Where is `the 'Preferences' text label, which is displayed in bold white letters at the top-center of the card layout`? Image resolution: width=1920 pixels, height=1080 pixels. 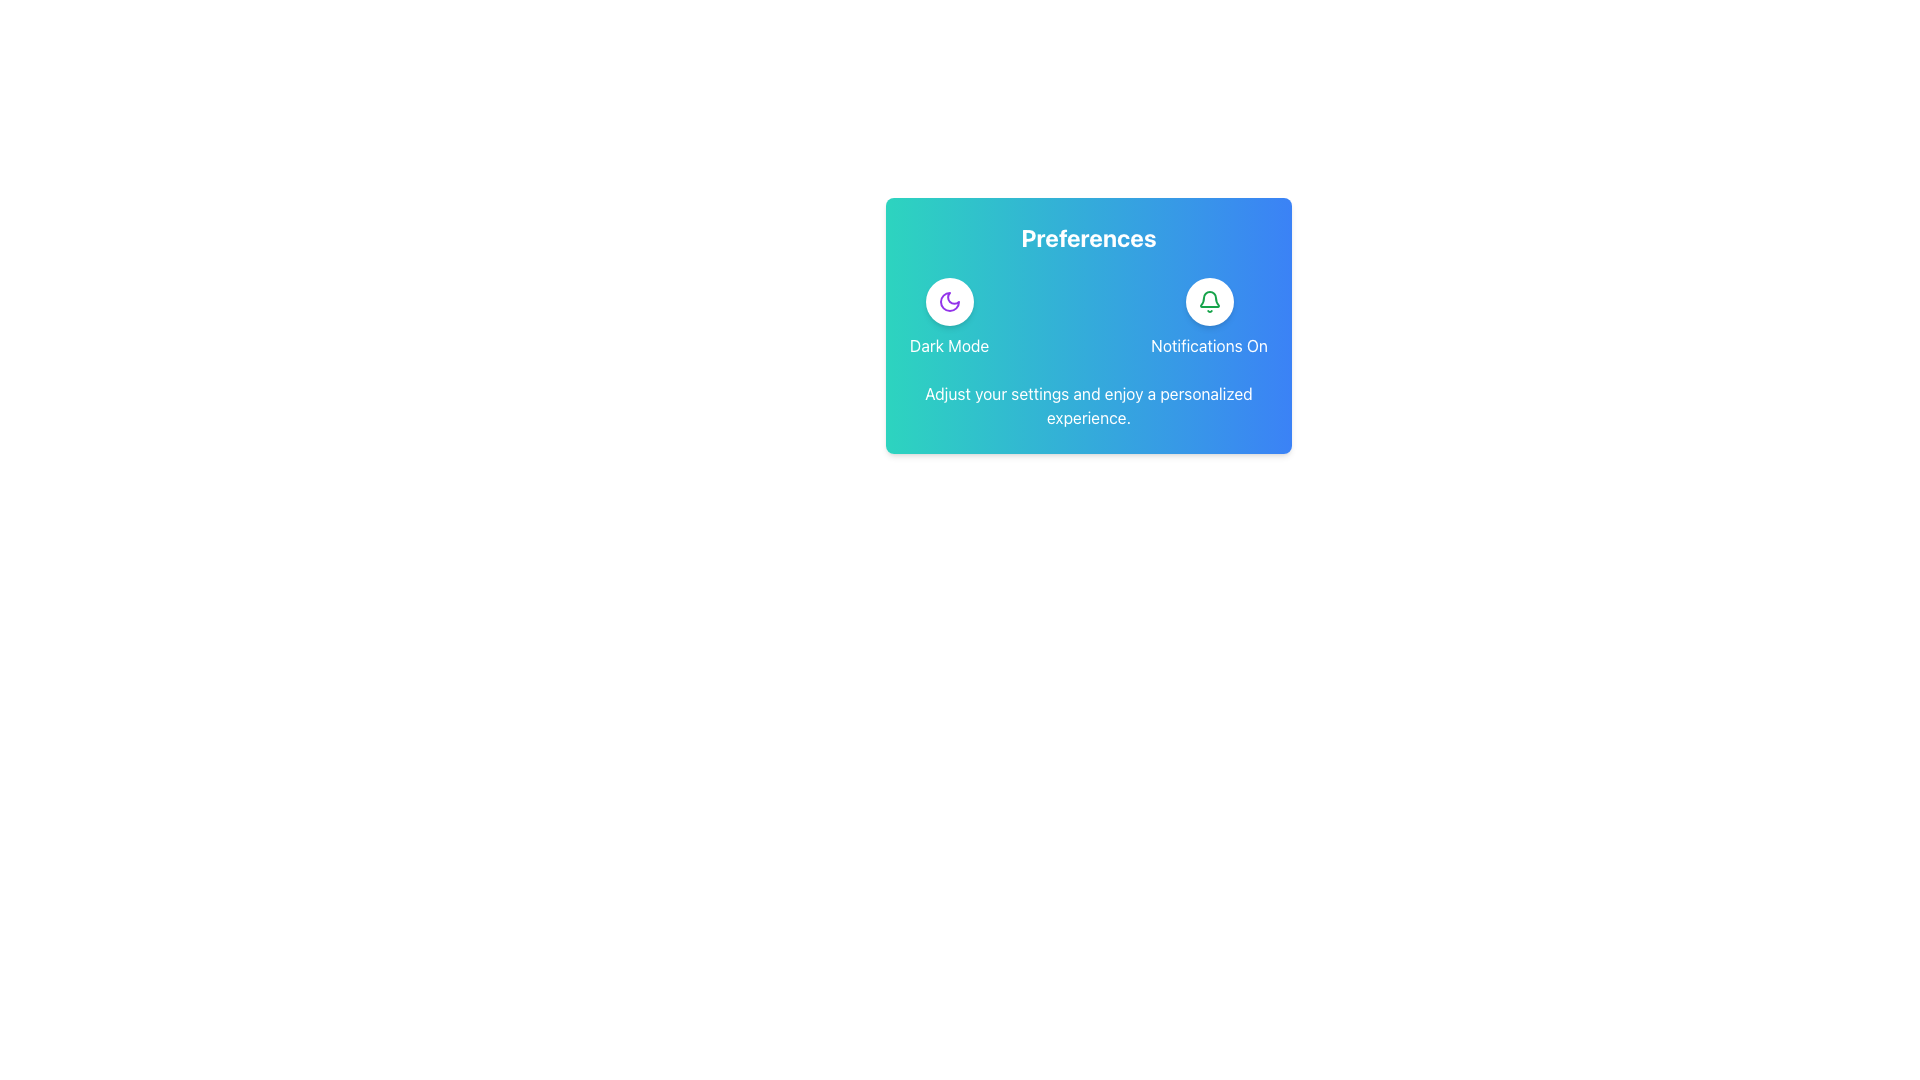 the 'Preferences' text label, which is displayed in bold white letters at the top-center of the card layout is located at coordinates (1088, 237).